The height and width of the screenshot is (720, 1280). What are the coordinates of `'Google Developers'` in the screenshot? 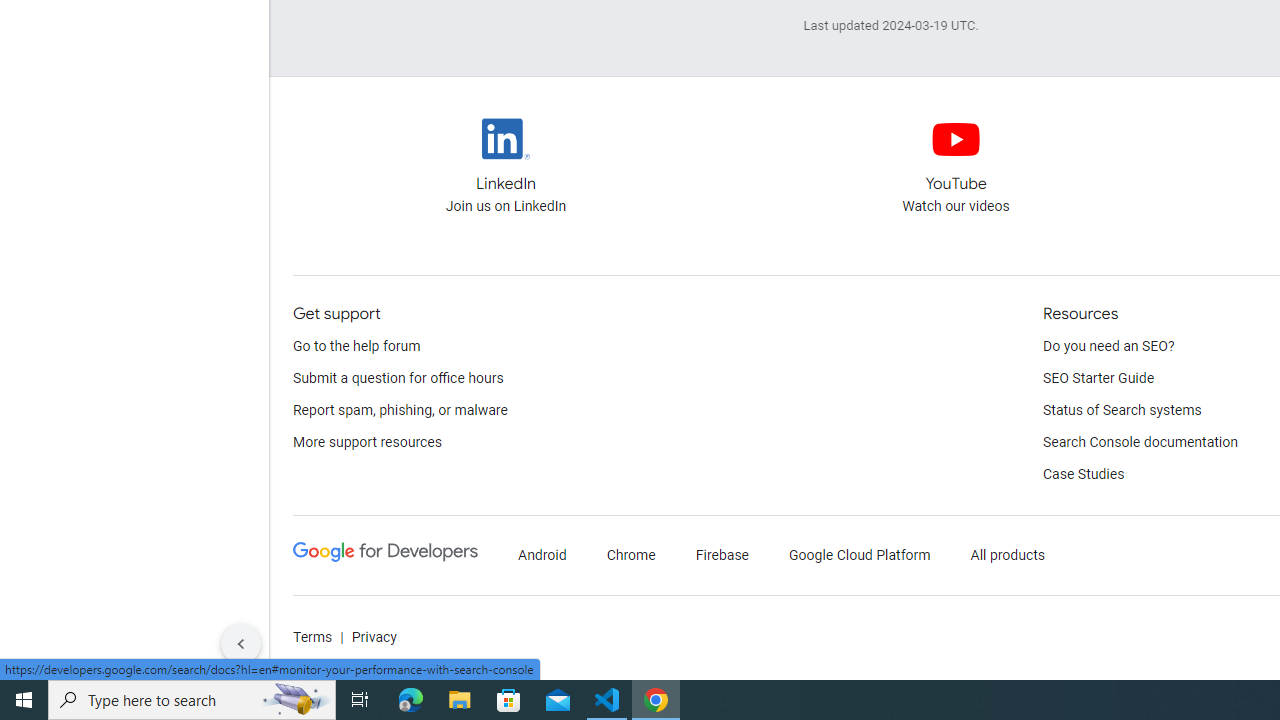 It's located at (385, 551).